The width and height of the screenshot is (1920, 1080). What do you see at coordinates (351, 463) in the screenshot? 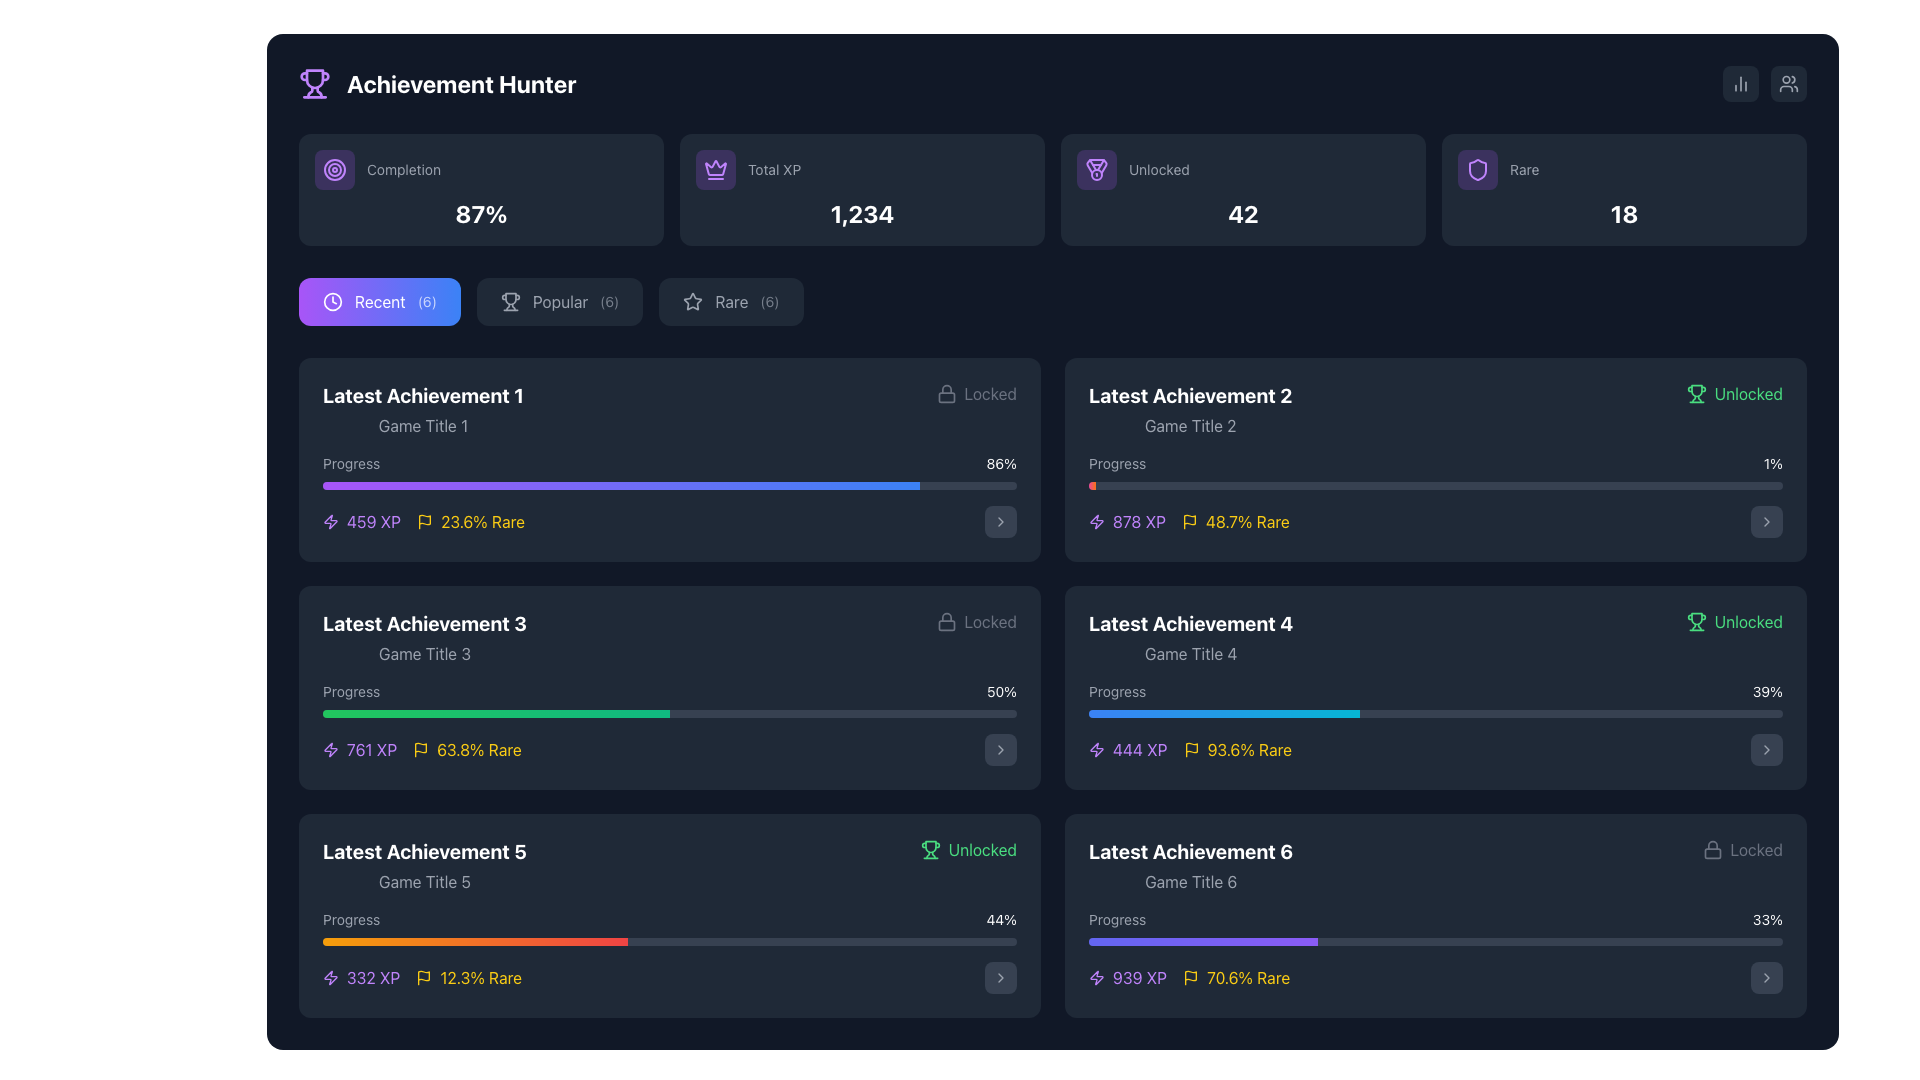
I see `the Text label that describes the progress of the achievement associated with the progress bar in the 'Latest Achievement 1' panel` at bounding box center [351, 463].